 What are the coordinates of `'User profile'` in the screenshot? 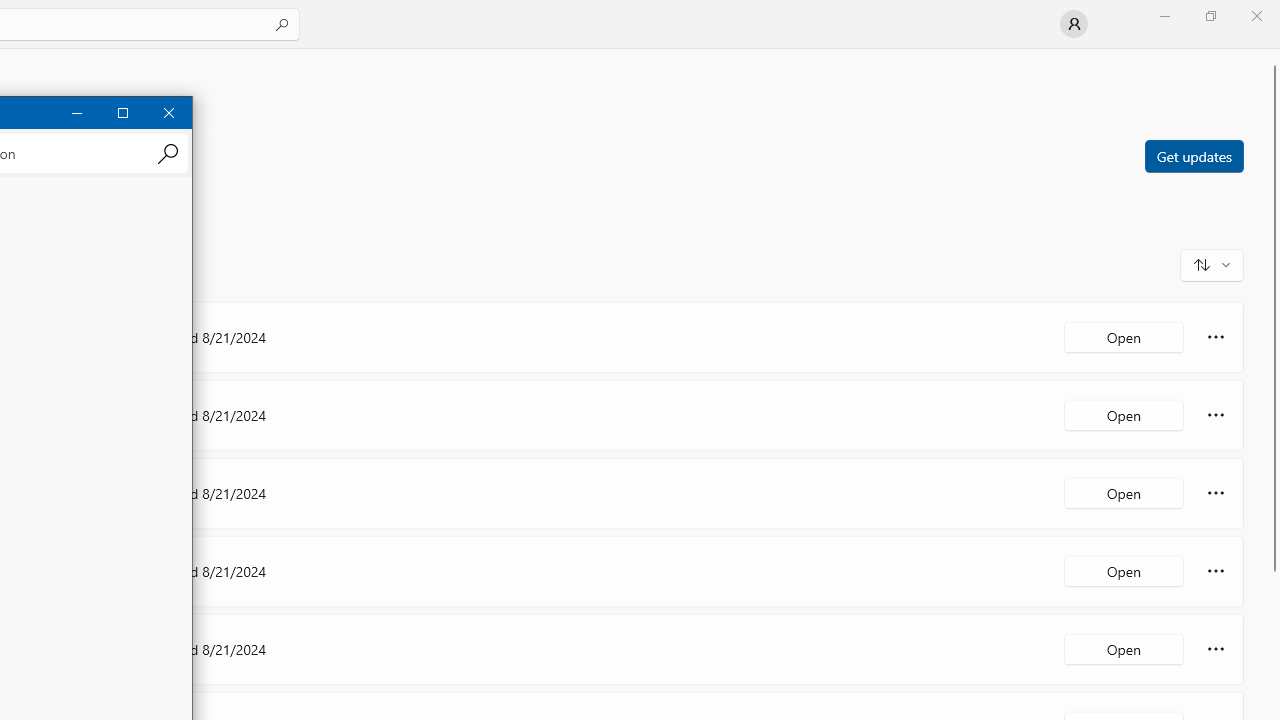 It's located at (1072, 24).